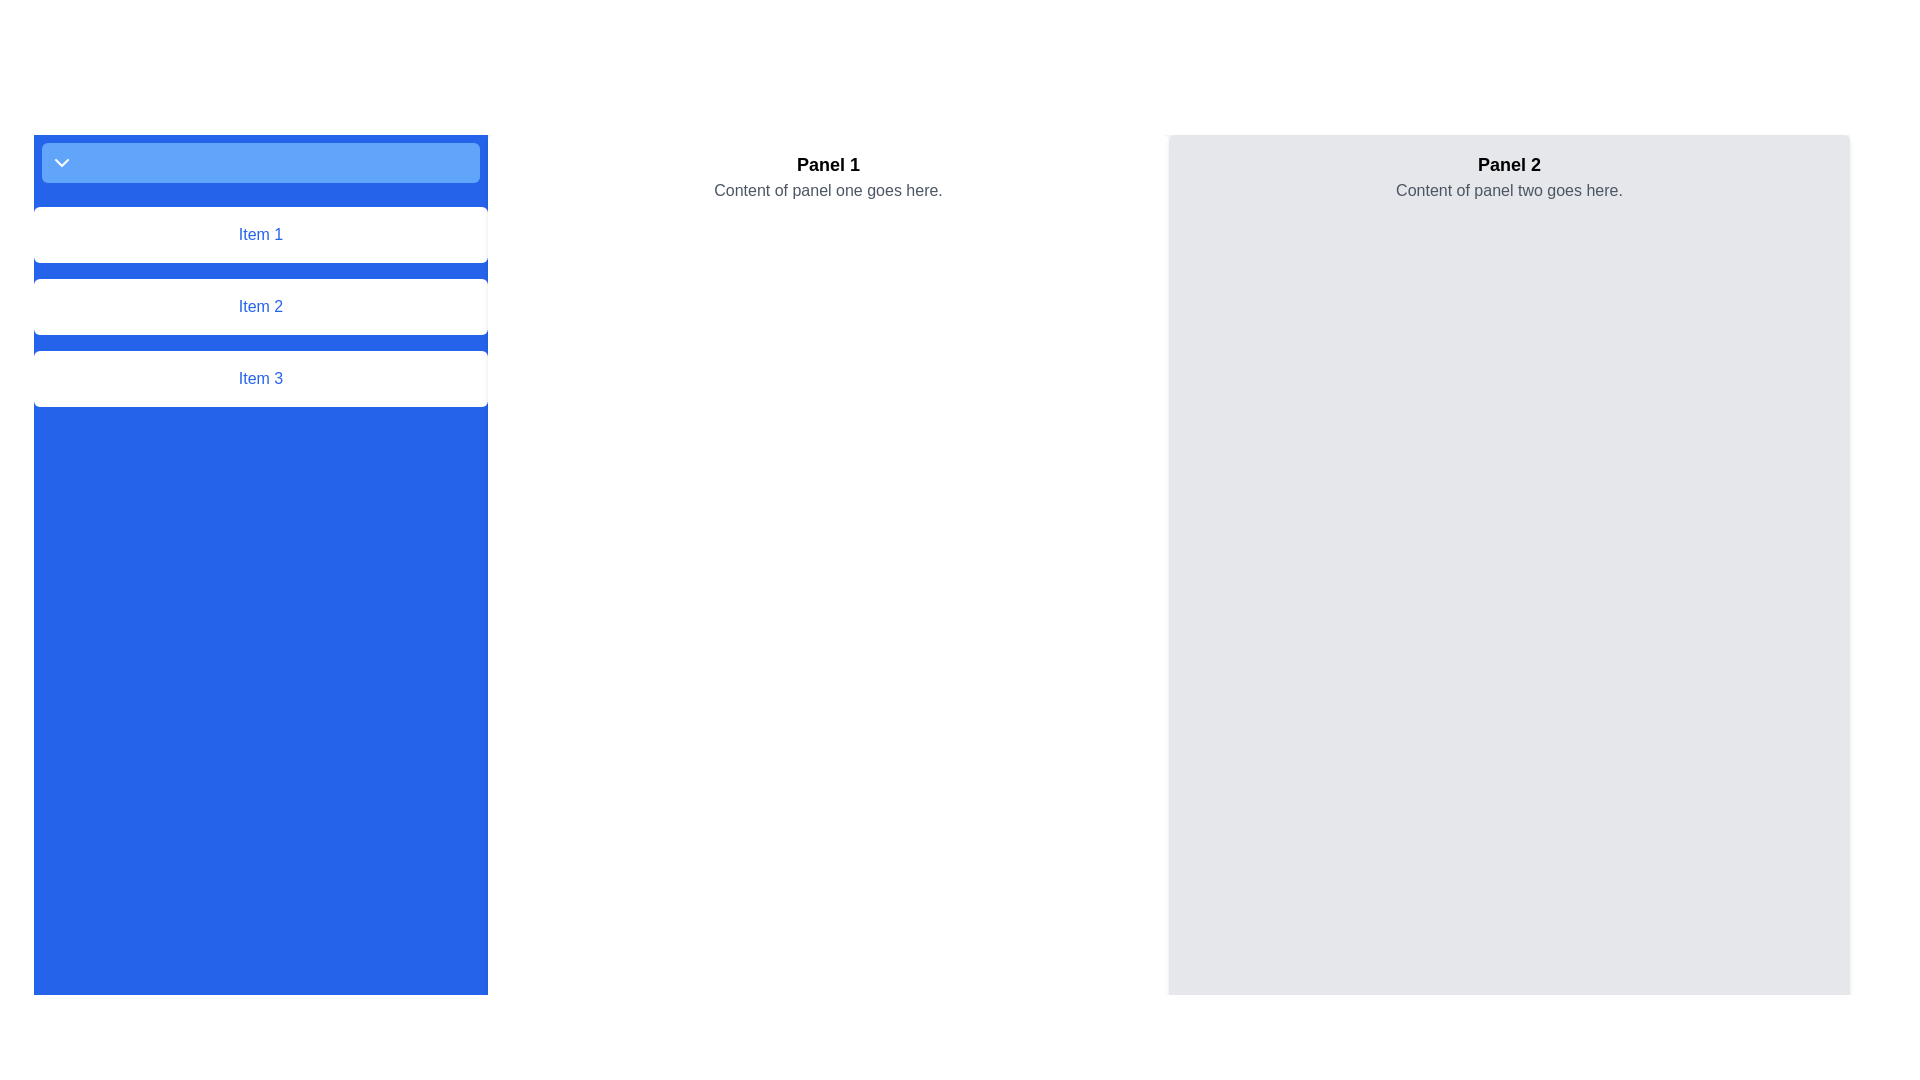 This screenshot has height=1080, width=1920. I want to click on the chevron icon located at the leftmost position of the blue-shaded rectangular panel, which controls the display state of a dropdown or collapsible menu, so click(62, 161).